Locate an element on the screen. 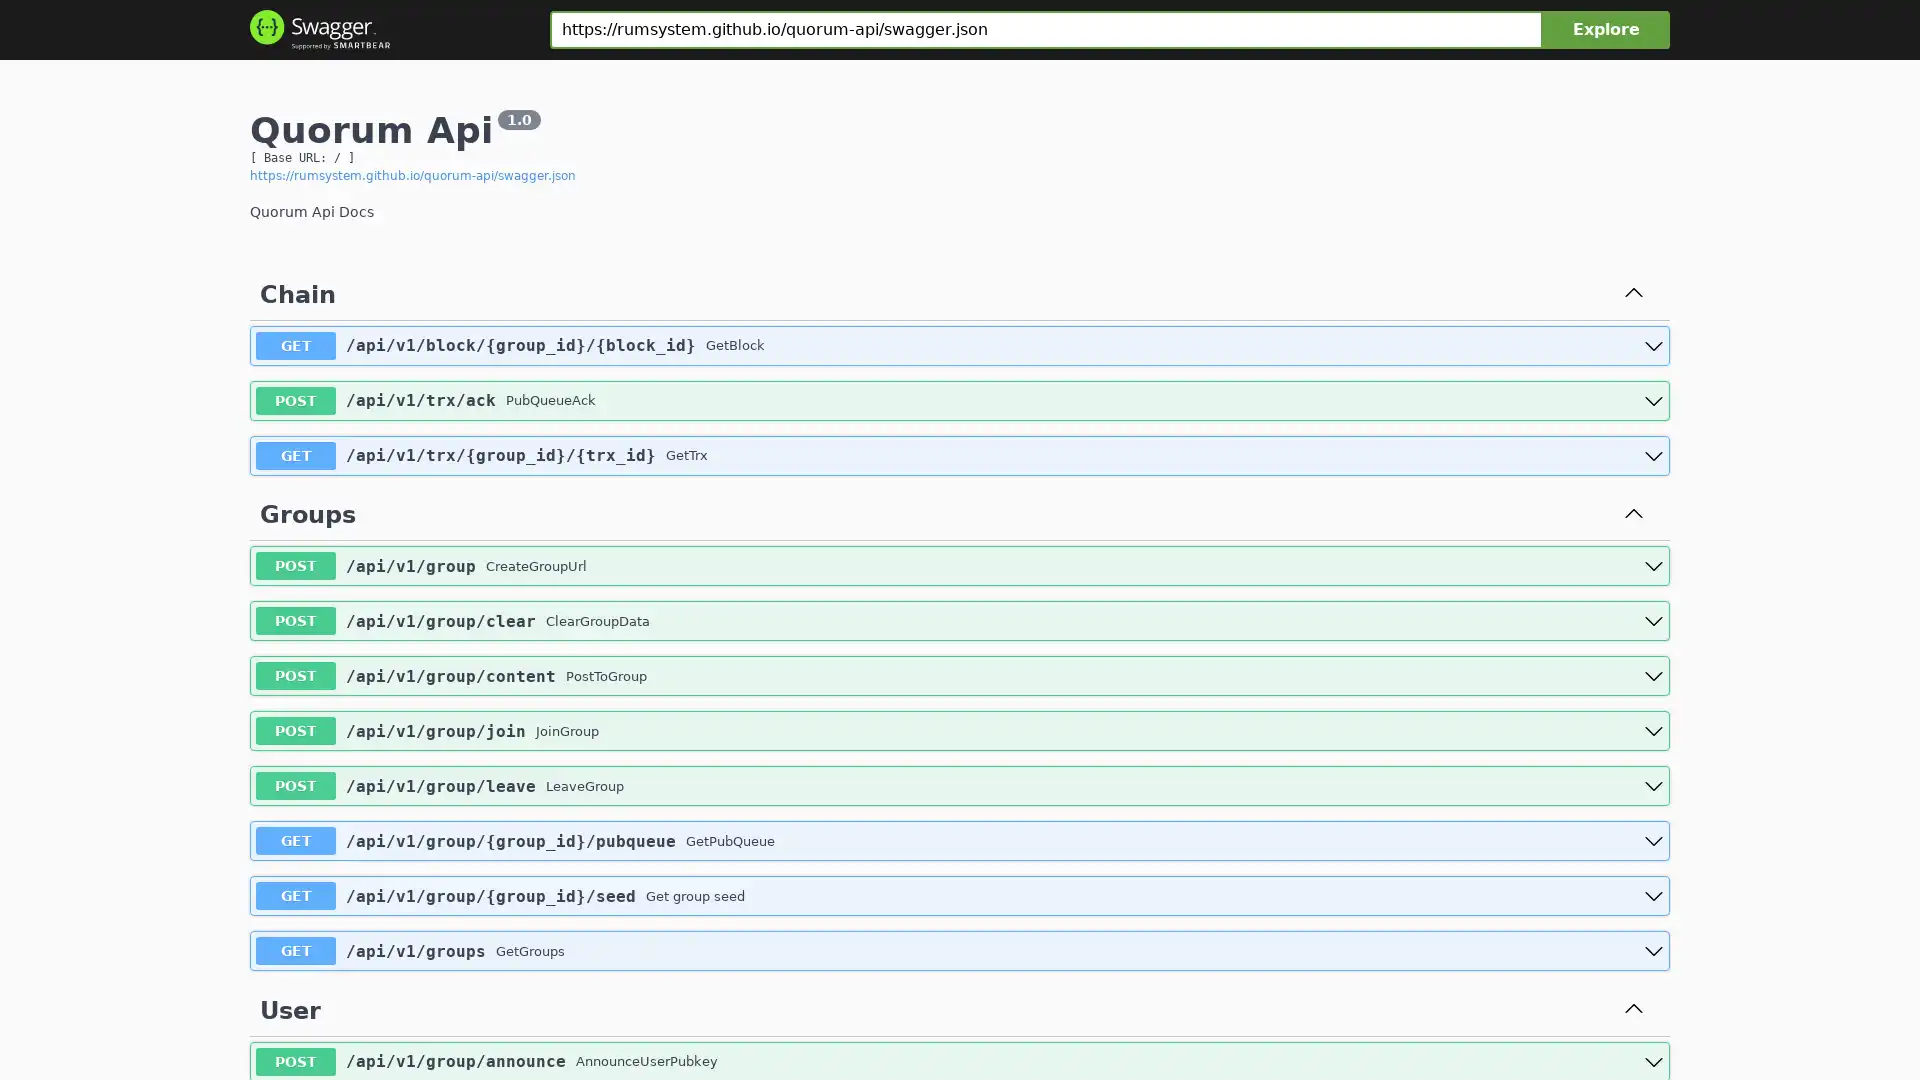  get /api/v1/block/{group_id}/{block_id} is located at coordinates (960, 343).